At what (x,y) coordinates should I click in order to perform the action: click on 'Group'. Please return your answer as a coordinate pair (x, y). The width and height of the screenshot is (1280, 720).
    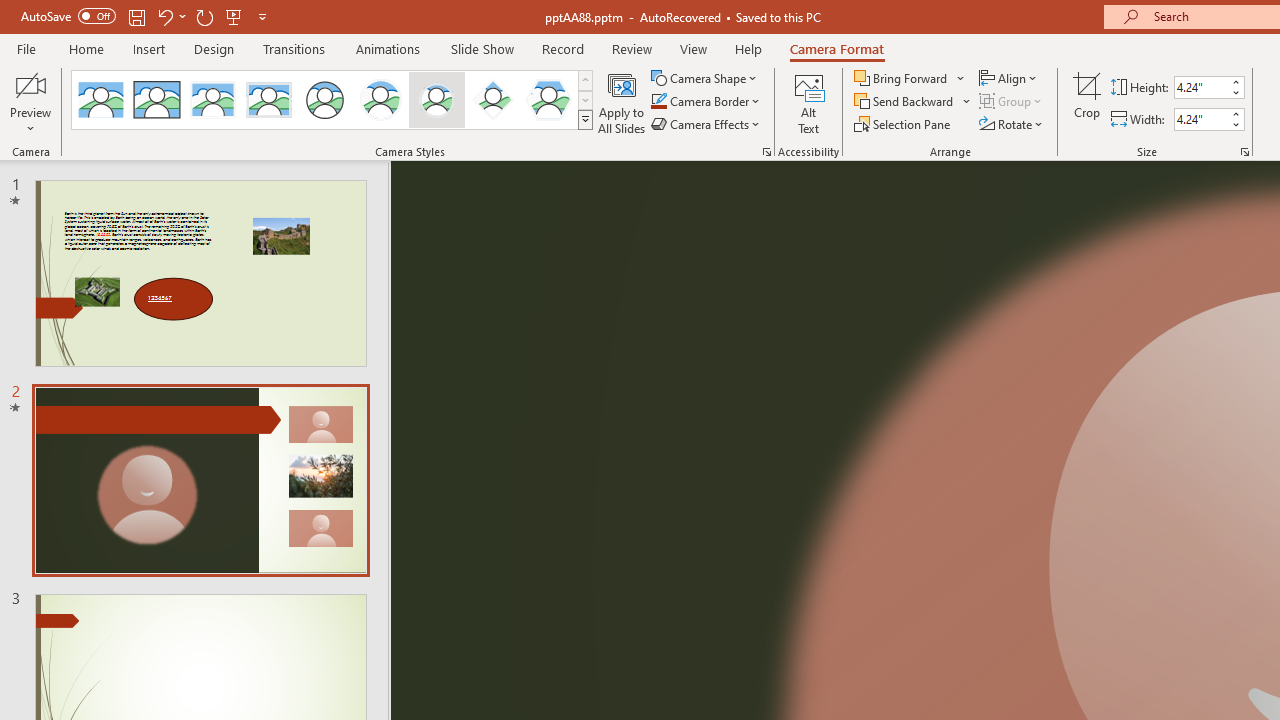
    Looking at the image, I should click on (1012, 101).